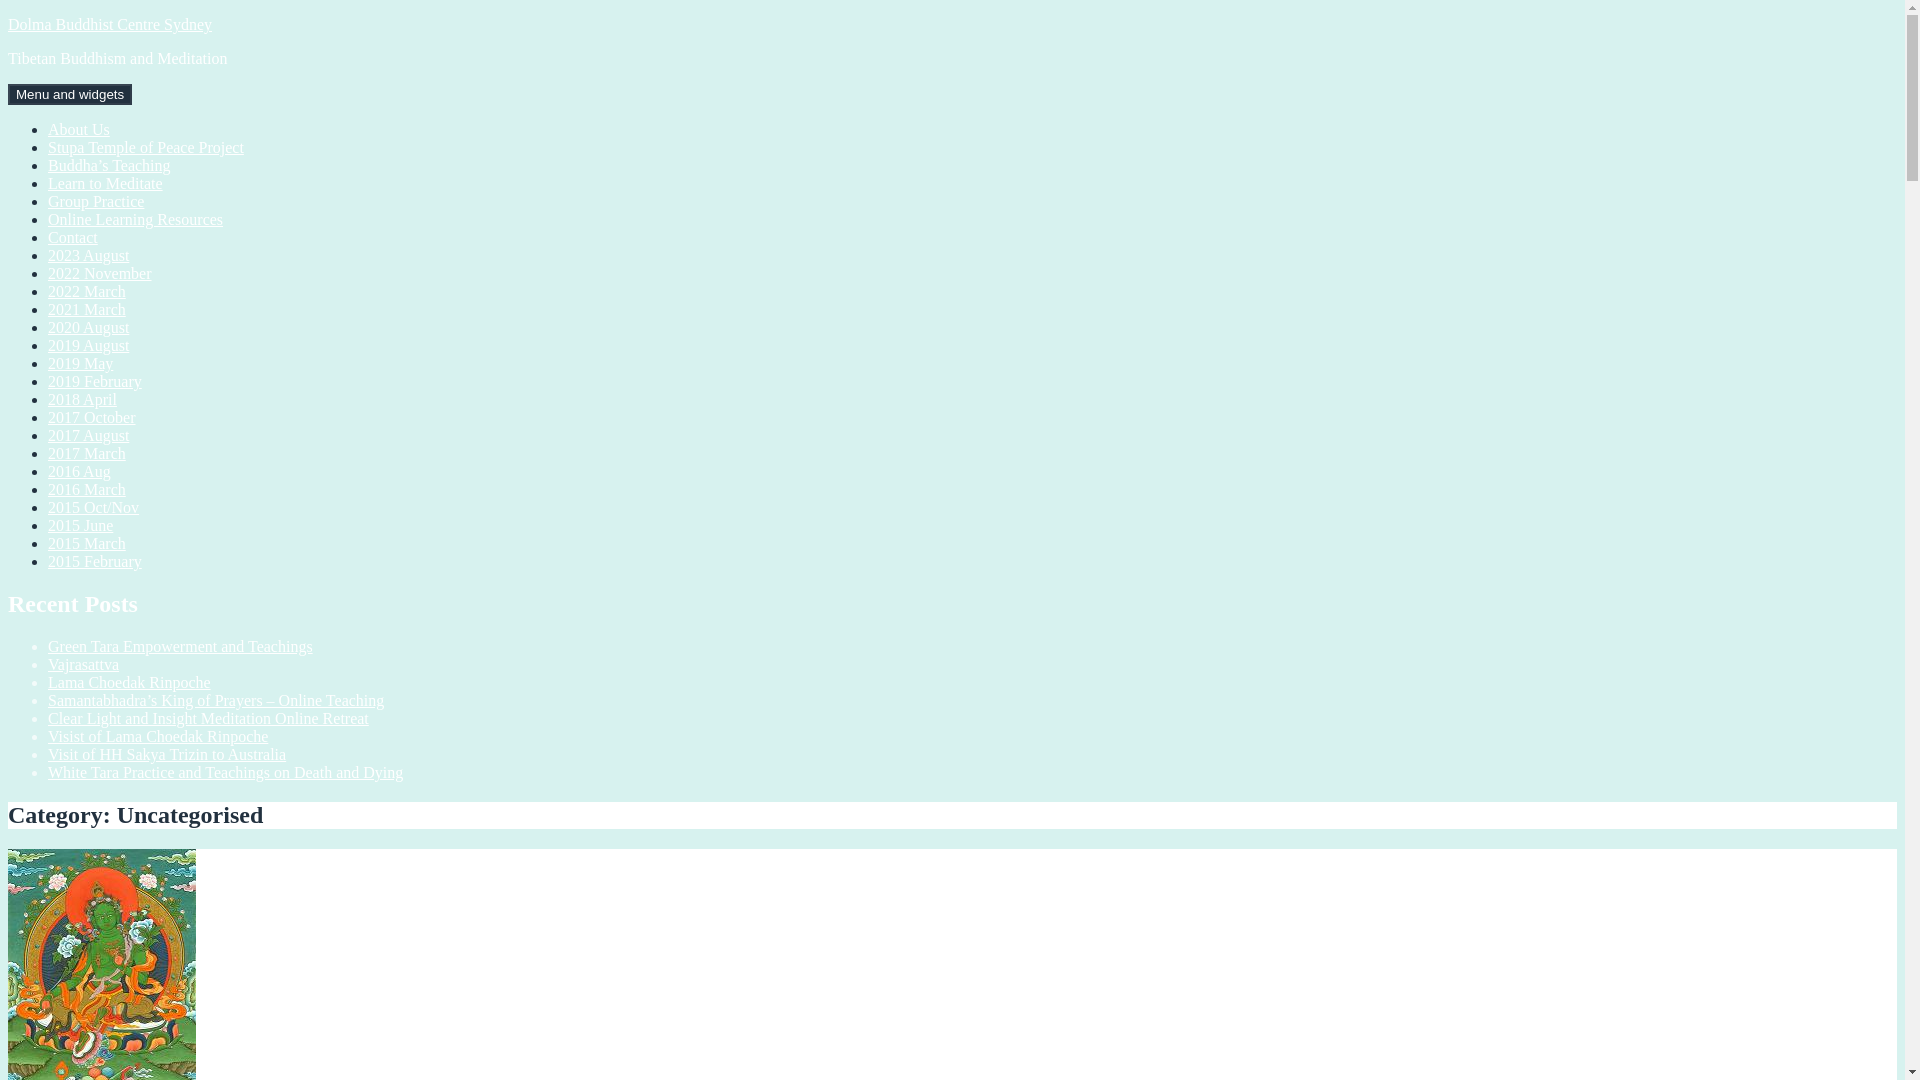 This screenshot has height=1080, width=1920. I want to click on 'Skip to content', so click(7, 15).